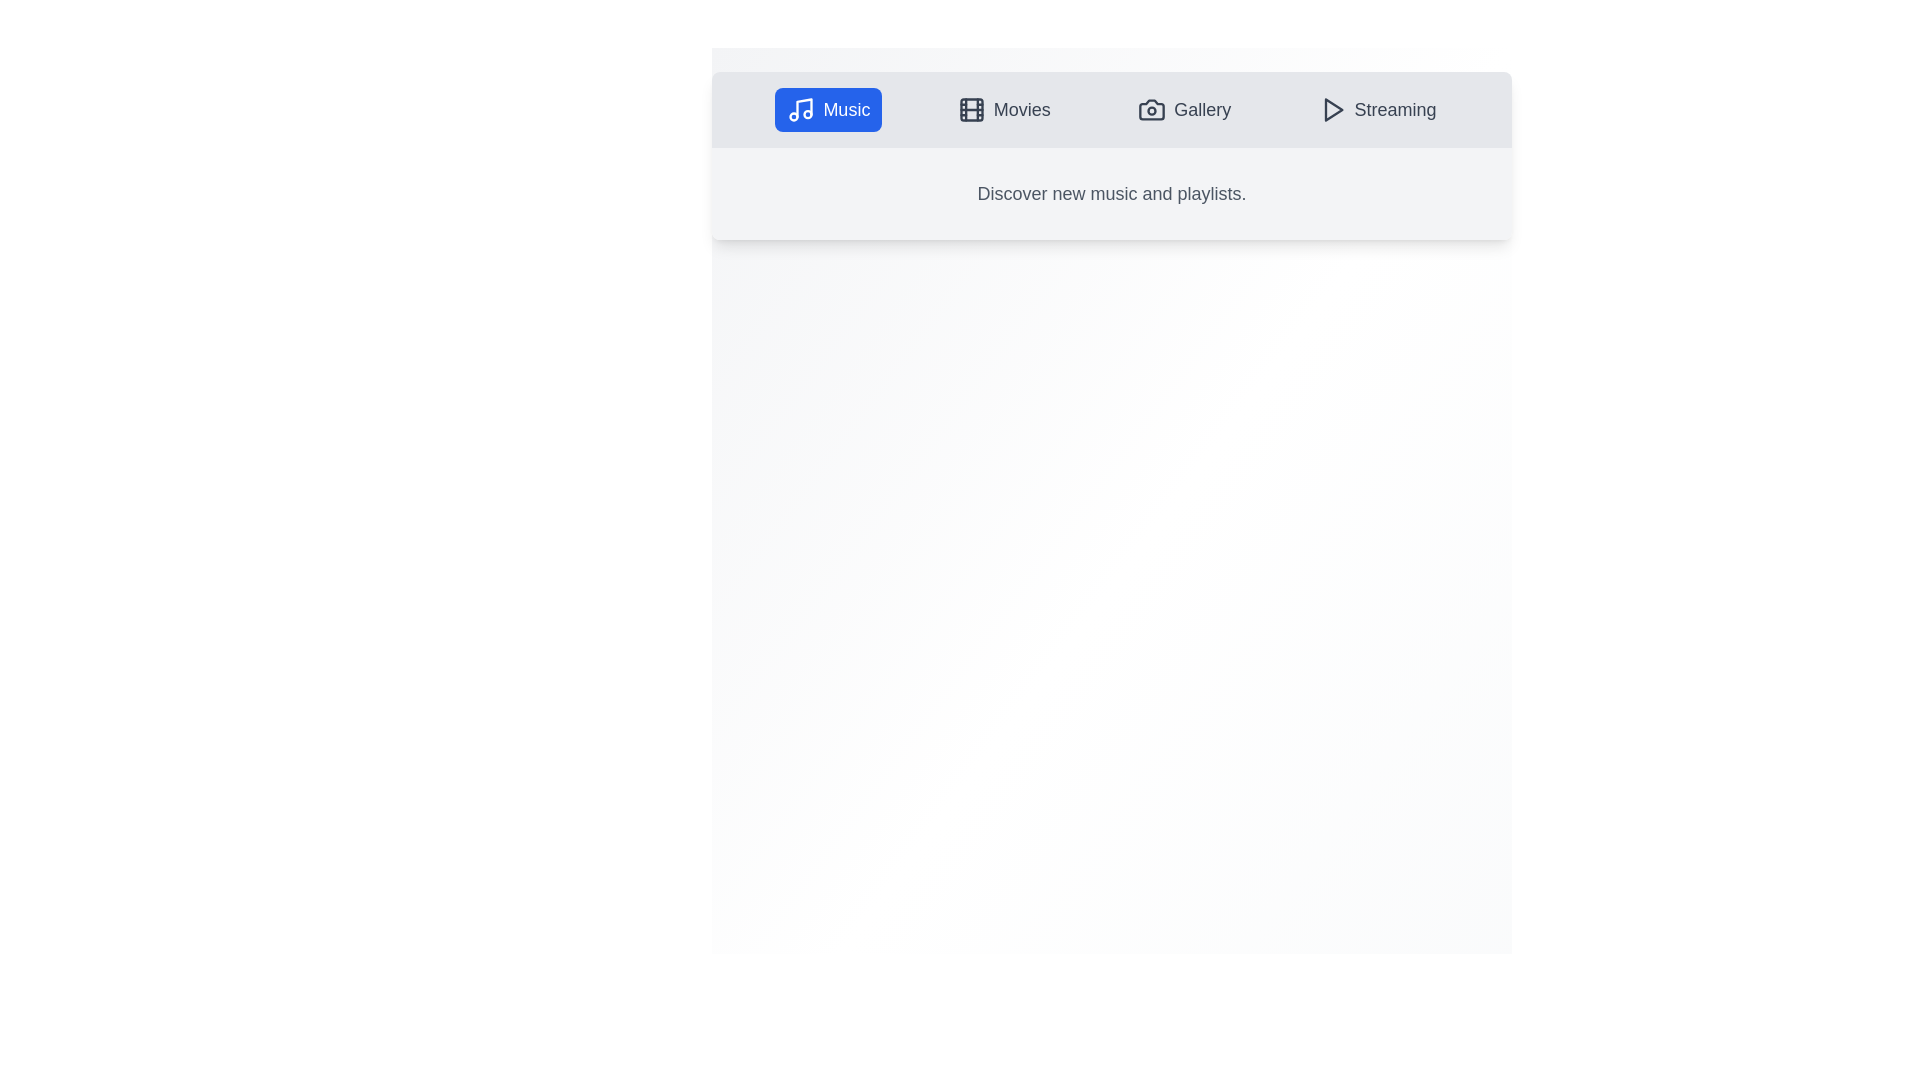 The width and height of the screenshot is (1920, 1080). What do you see at coordinates (1004, 110) in the screenshot?
I see `the tab labeled Movies` at bounding box center [1004, 110].